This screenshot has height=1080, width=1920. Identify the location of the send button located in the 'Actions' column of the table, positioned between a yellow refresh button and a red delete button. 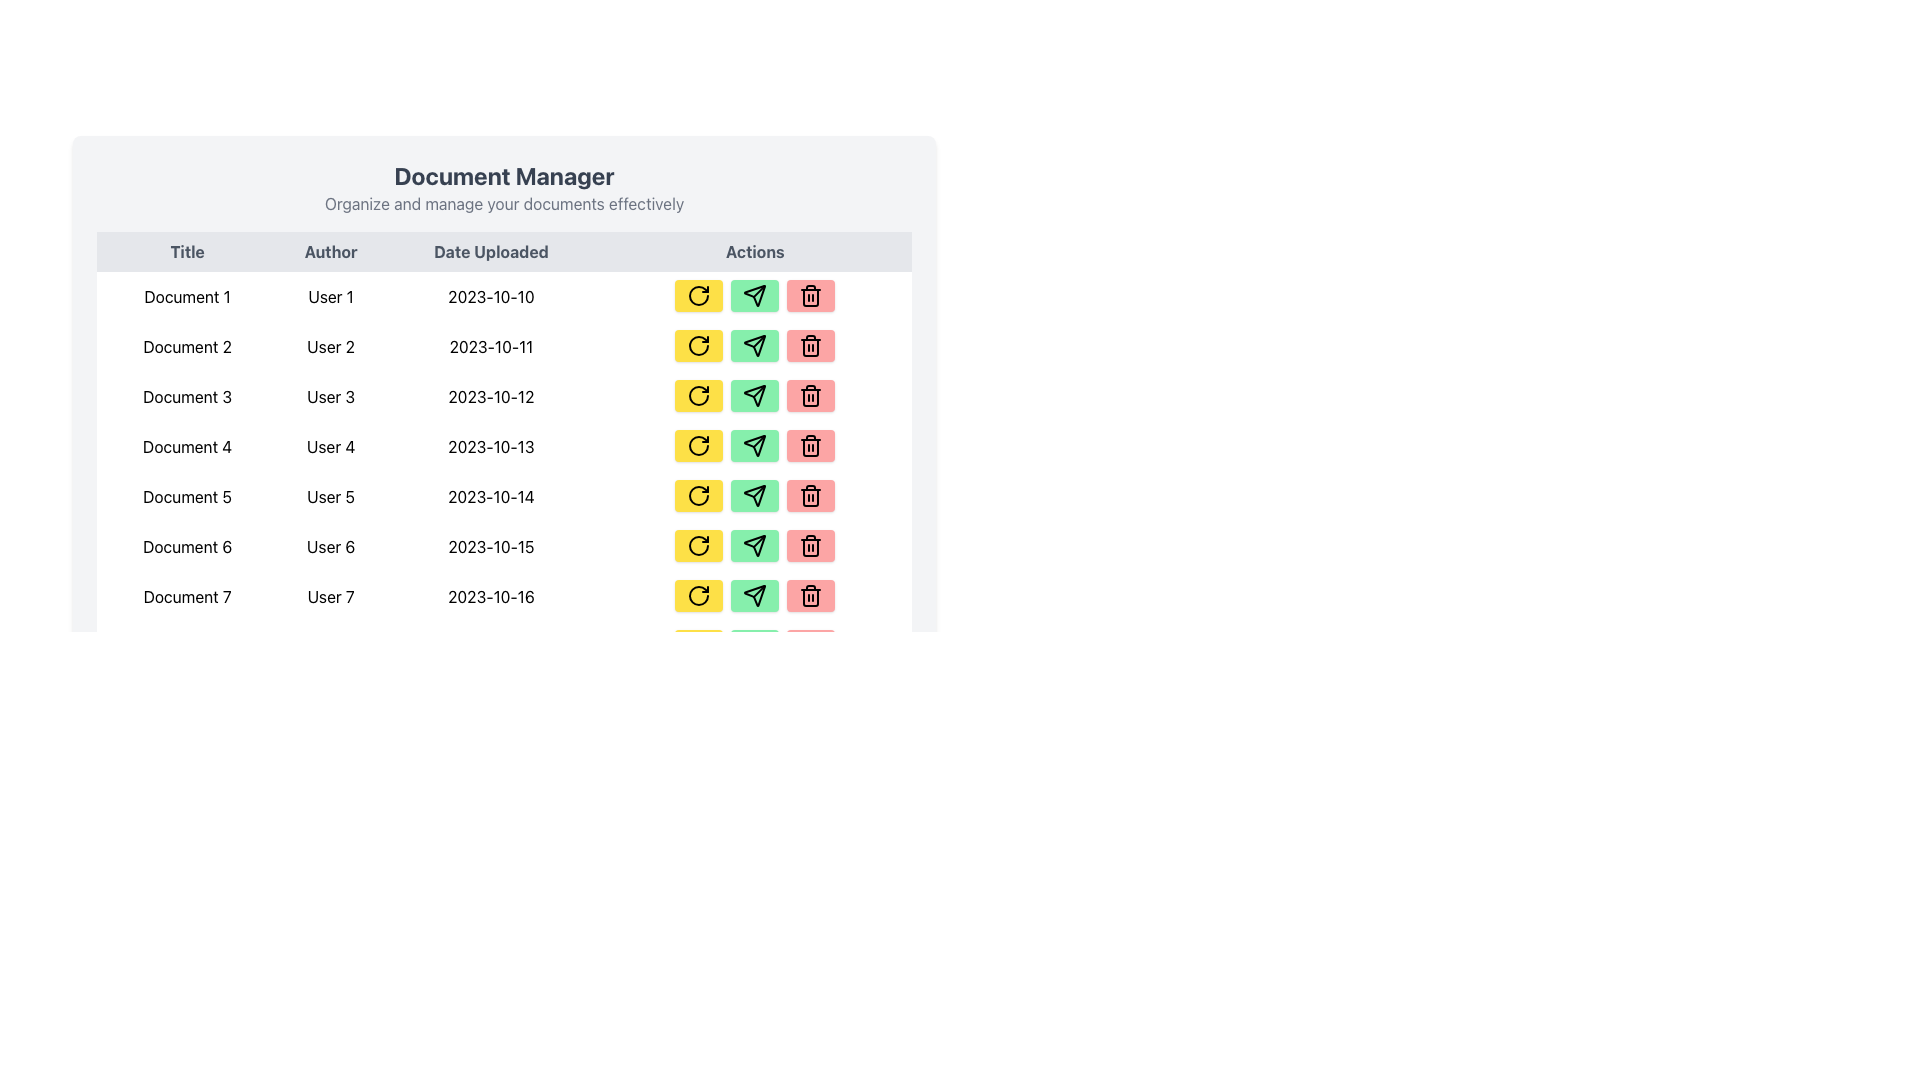
(754, 745).